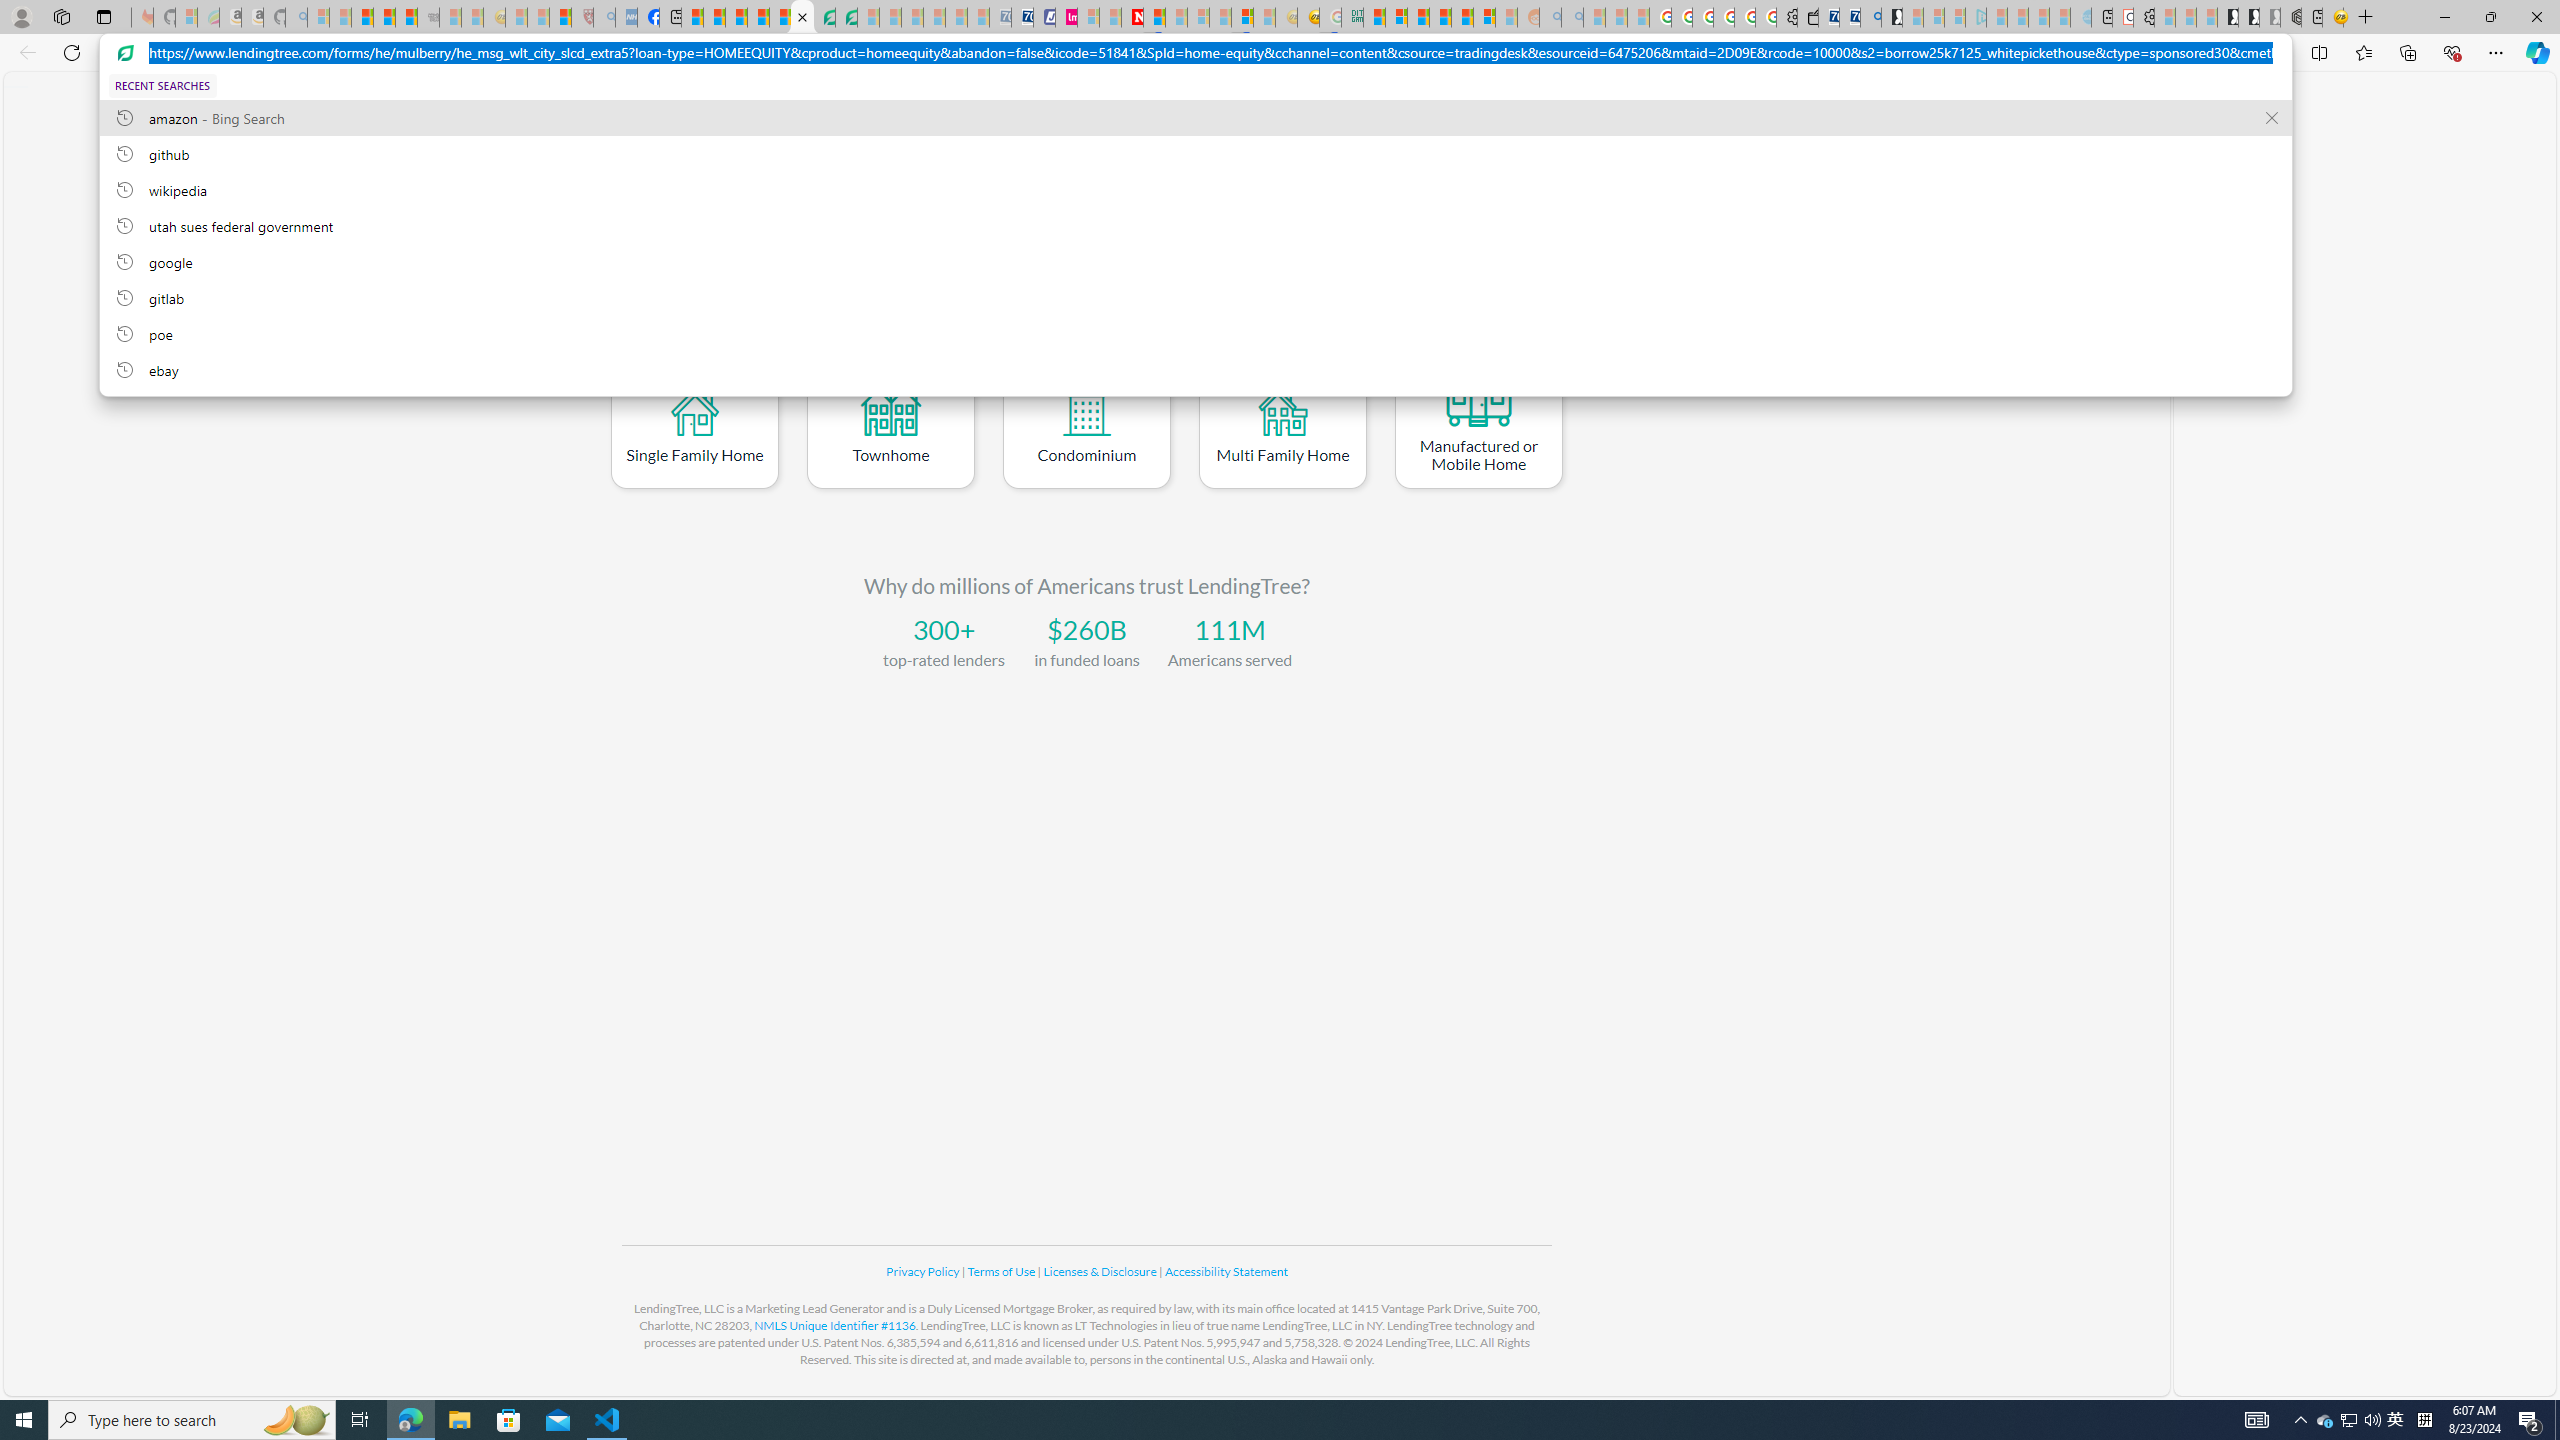  I want to click on 'Microsoft Word - consumer-privacy address update 2.2021', so click(845, 16).